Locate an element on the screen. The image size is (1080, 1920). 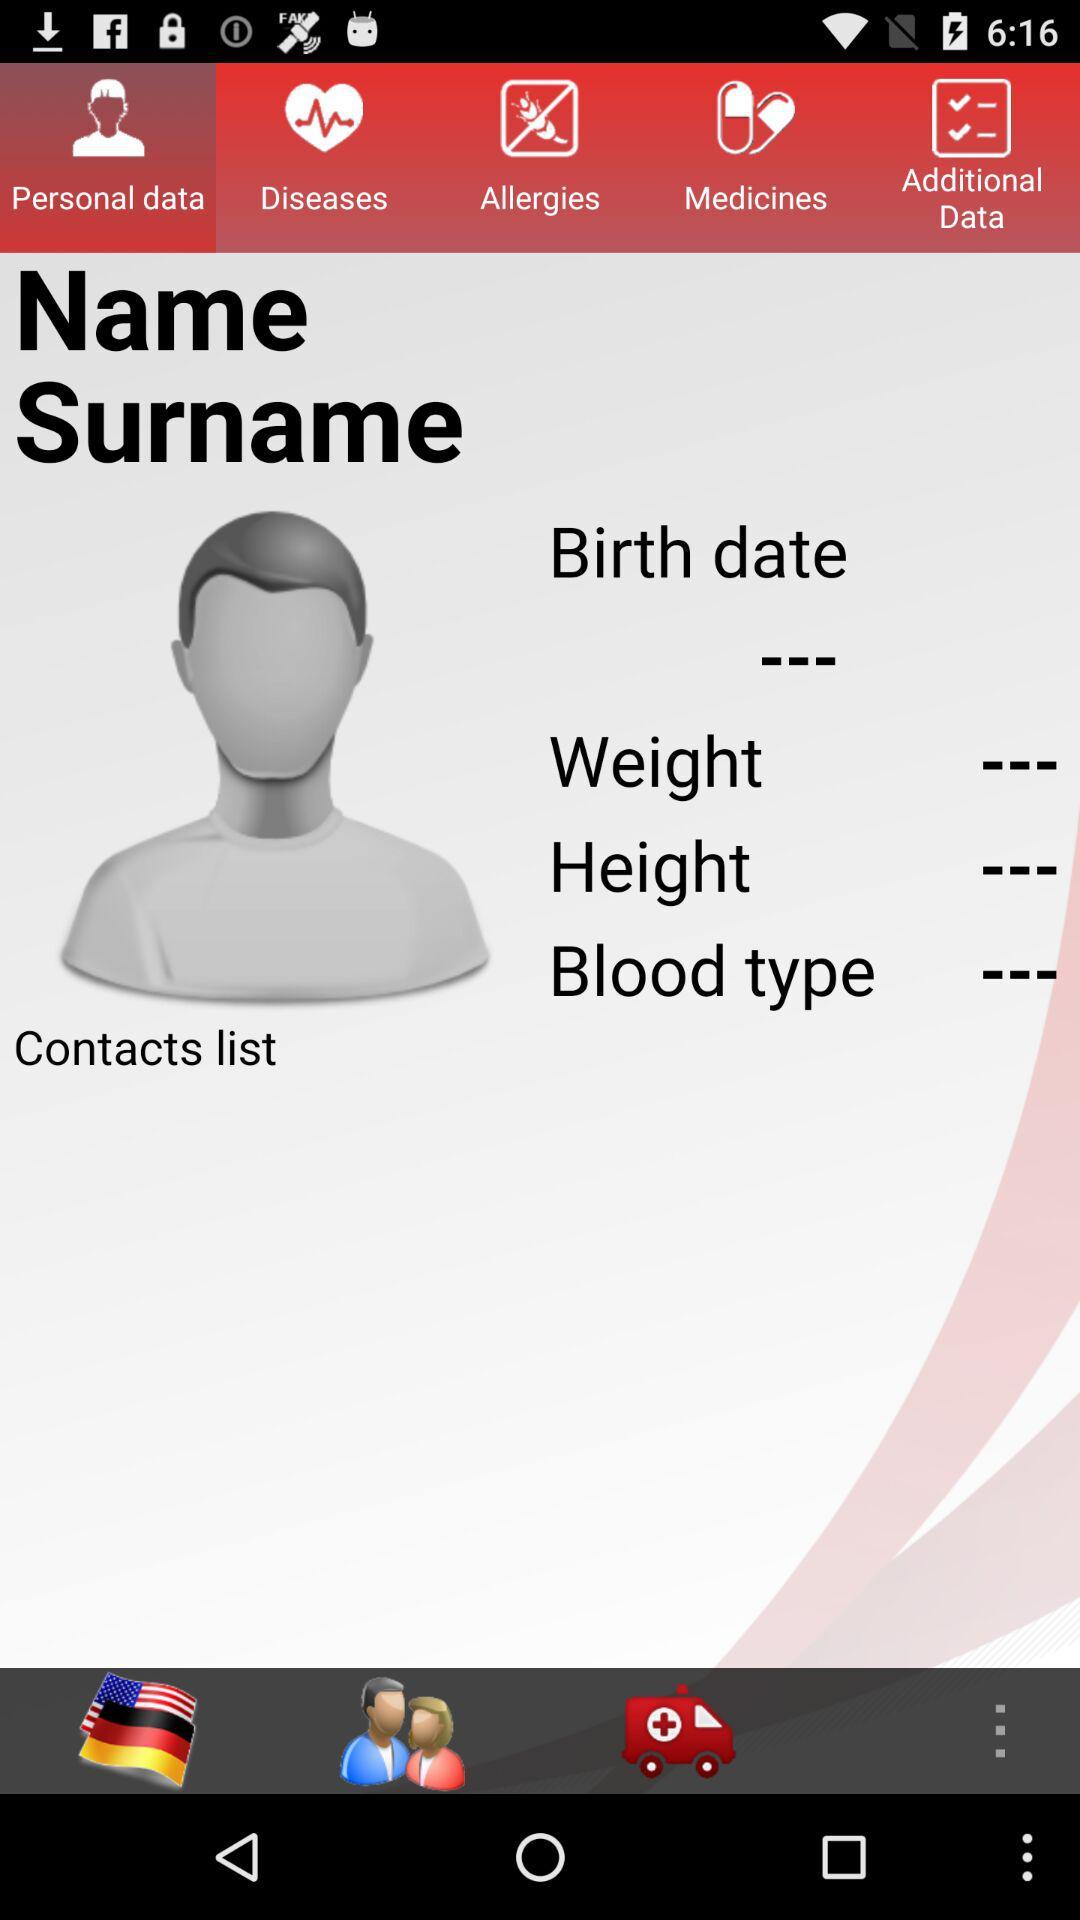
personal data is located at coordinates (108, 156).